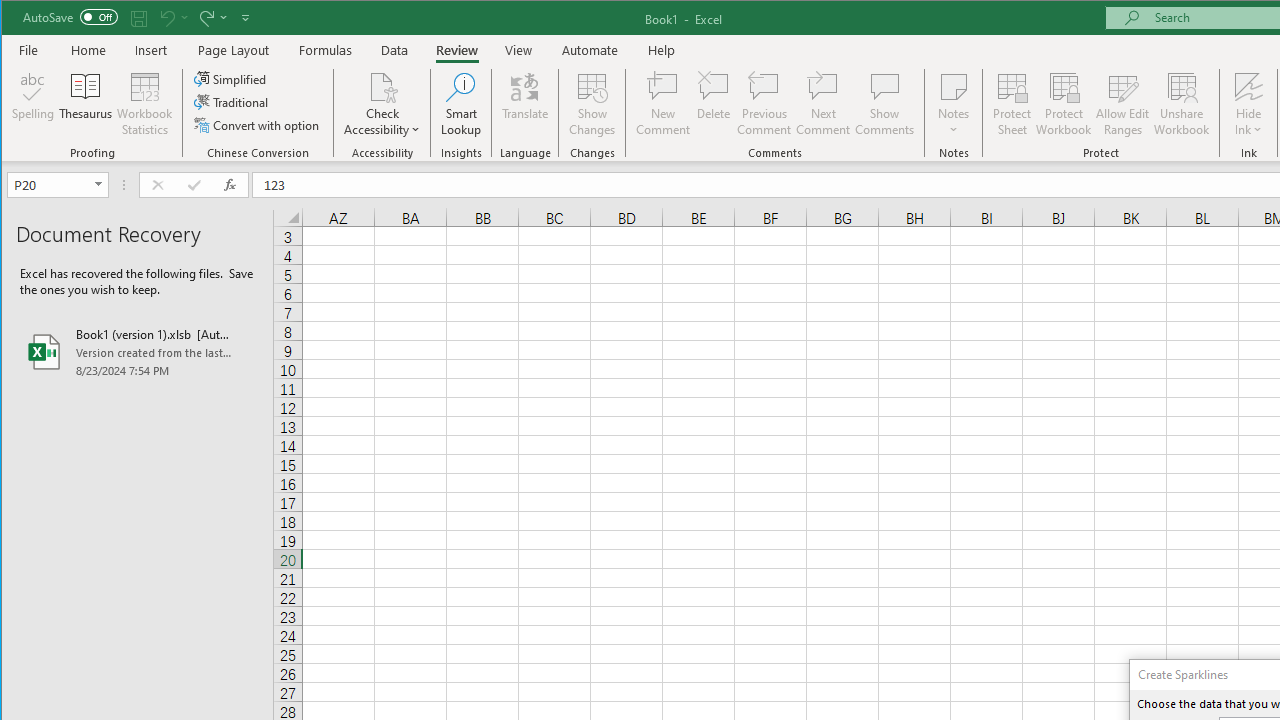 This screenshot has height=720, width=1280. Describe the element at coordinates (883, 104) in the screenshot. I see `'Show Comments'` at that location.